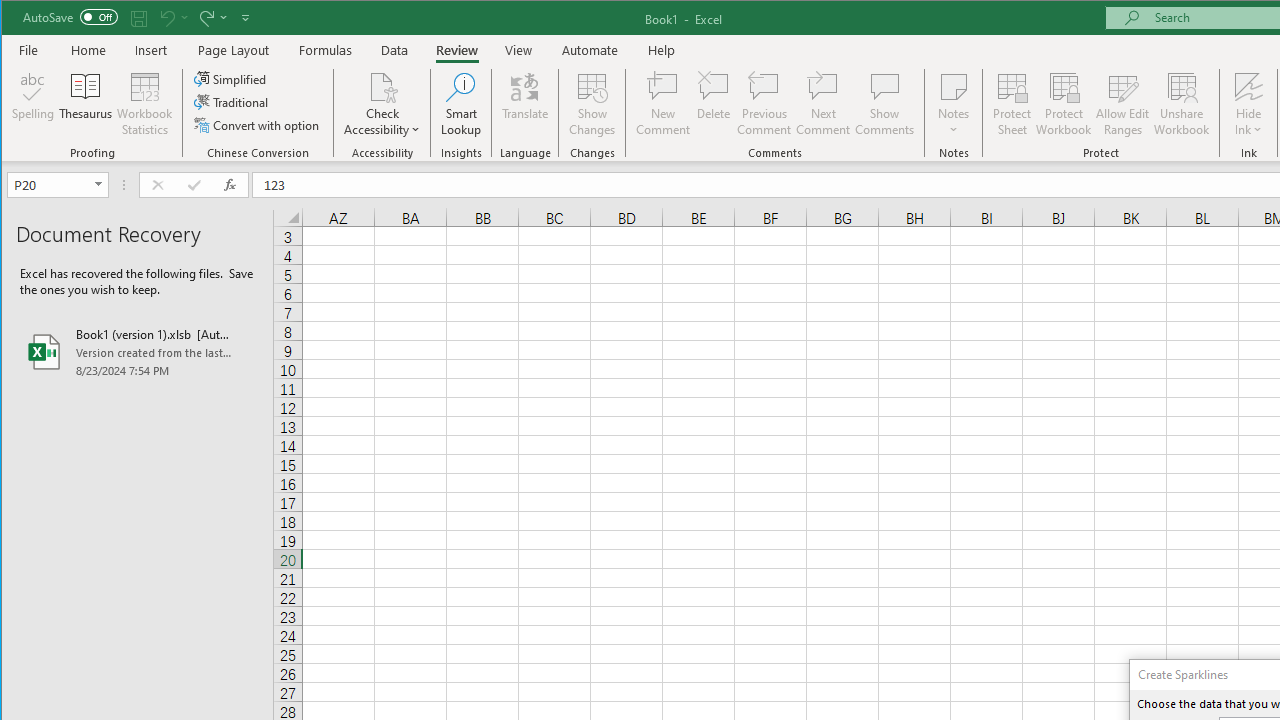 This screenshot has height=720, width=1280. Describe the element at coordinates (883, 104) in the screenshot. I see `'Show Comments'` at that location.